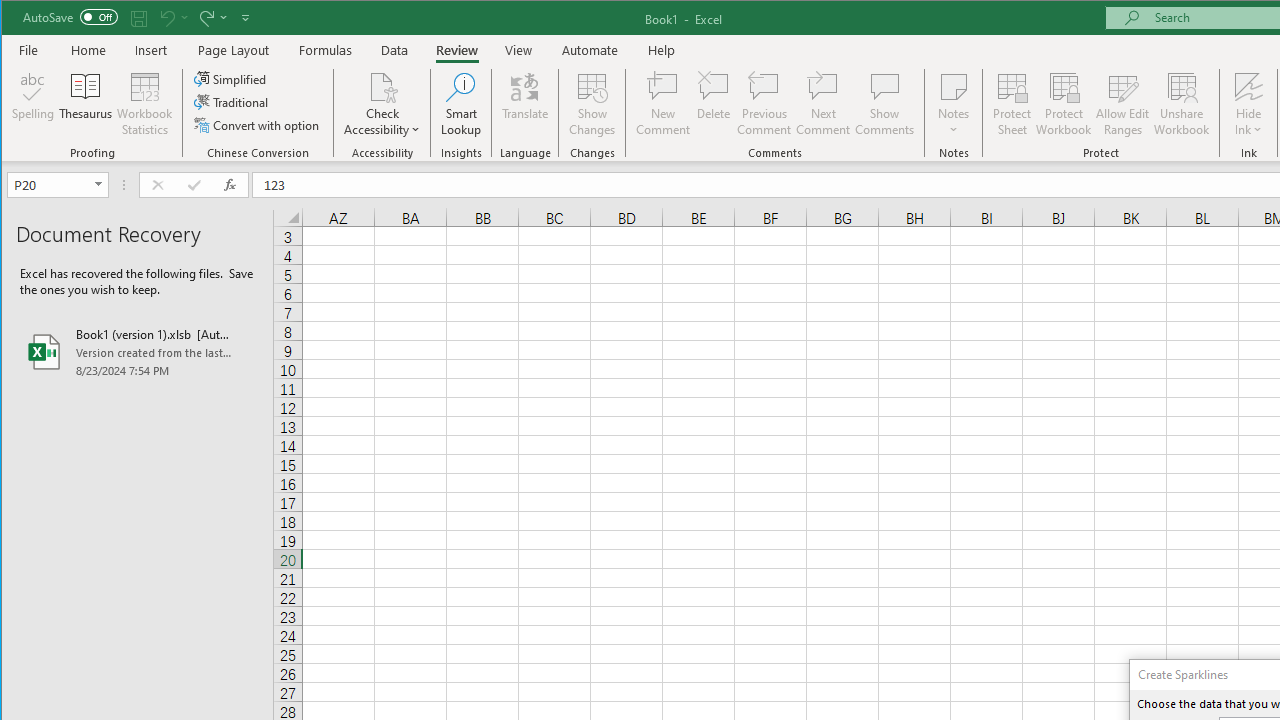 This screenshot has height=720, width=1280. Describe the element at coordinates (883, 104) in the screenshot. I see `'Show Comments'` at that location.